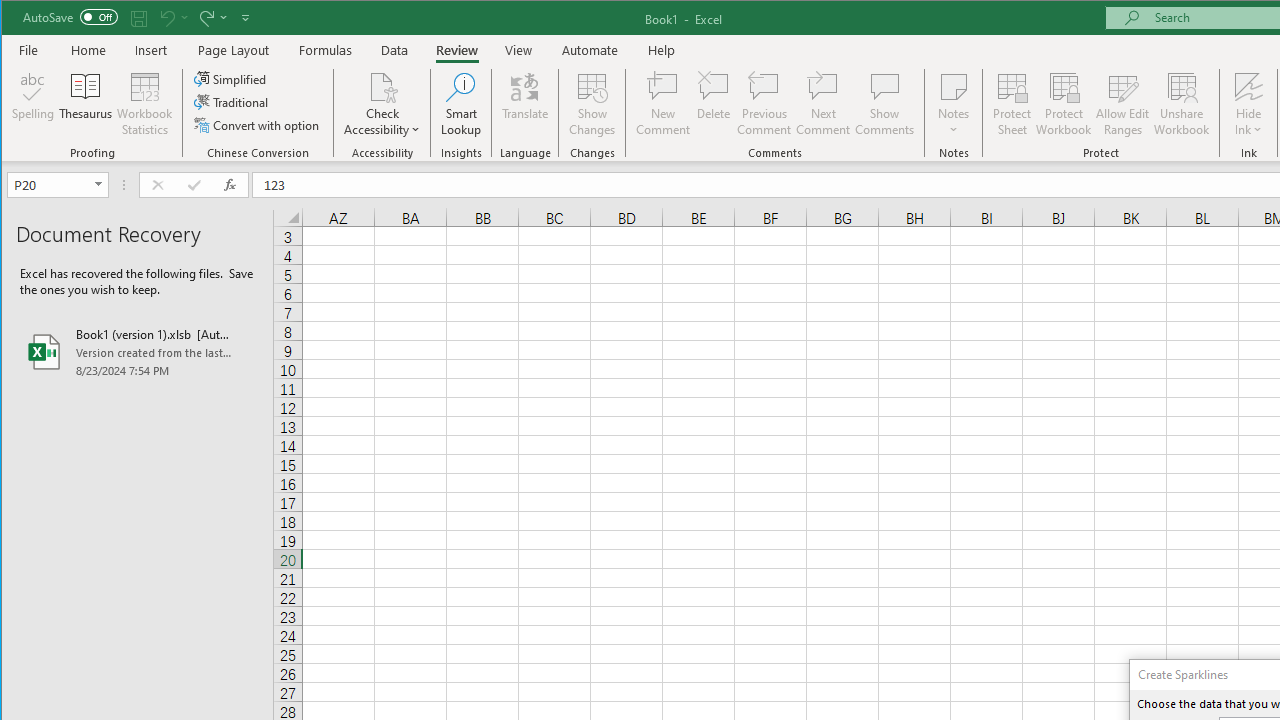 This screenshot has height=720, width=1280. Describe the element at coordinates (883, 104) in the screenshot. I see `'Show Comments'` at that location.